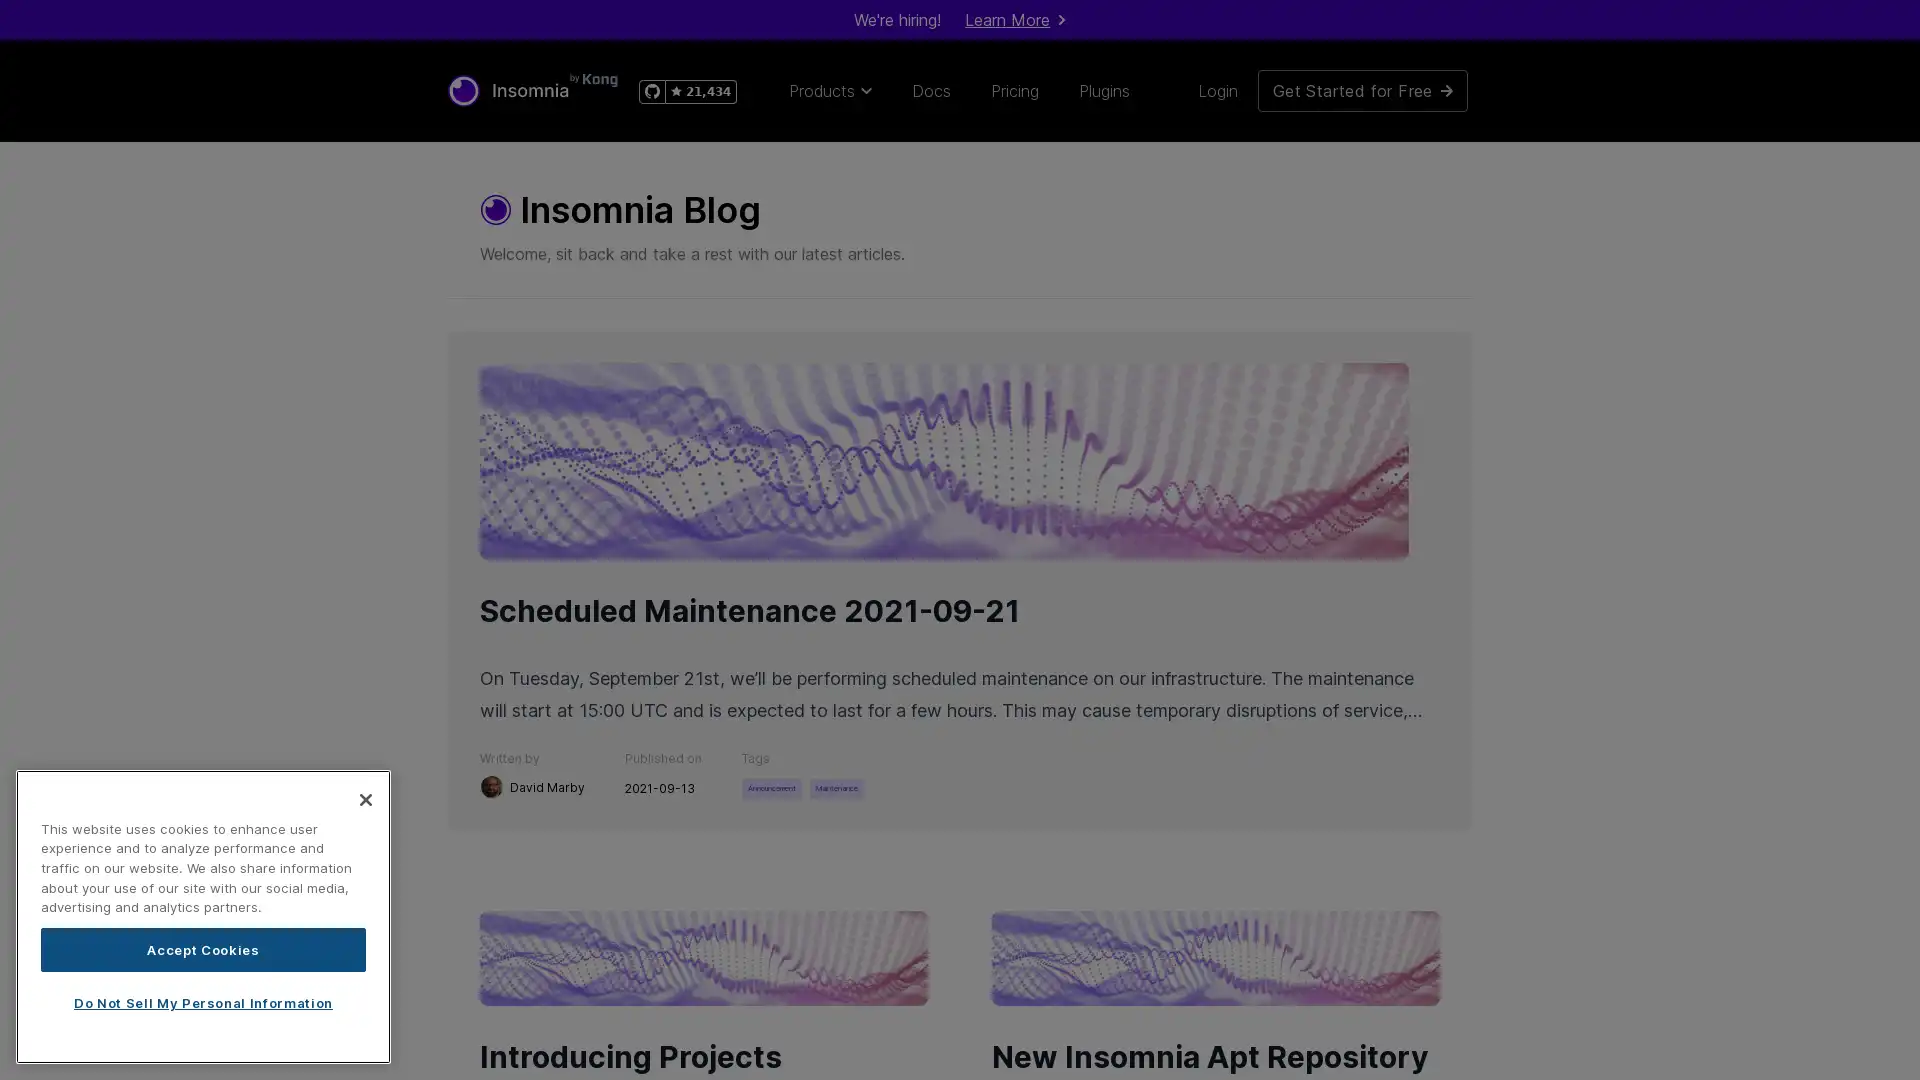 The height and width of the screenshot is (1080, 1920). Describe the element at coordinates (203, 948) in the screenshot. I see `Accept Cookies` at that location.